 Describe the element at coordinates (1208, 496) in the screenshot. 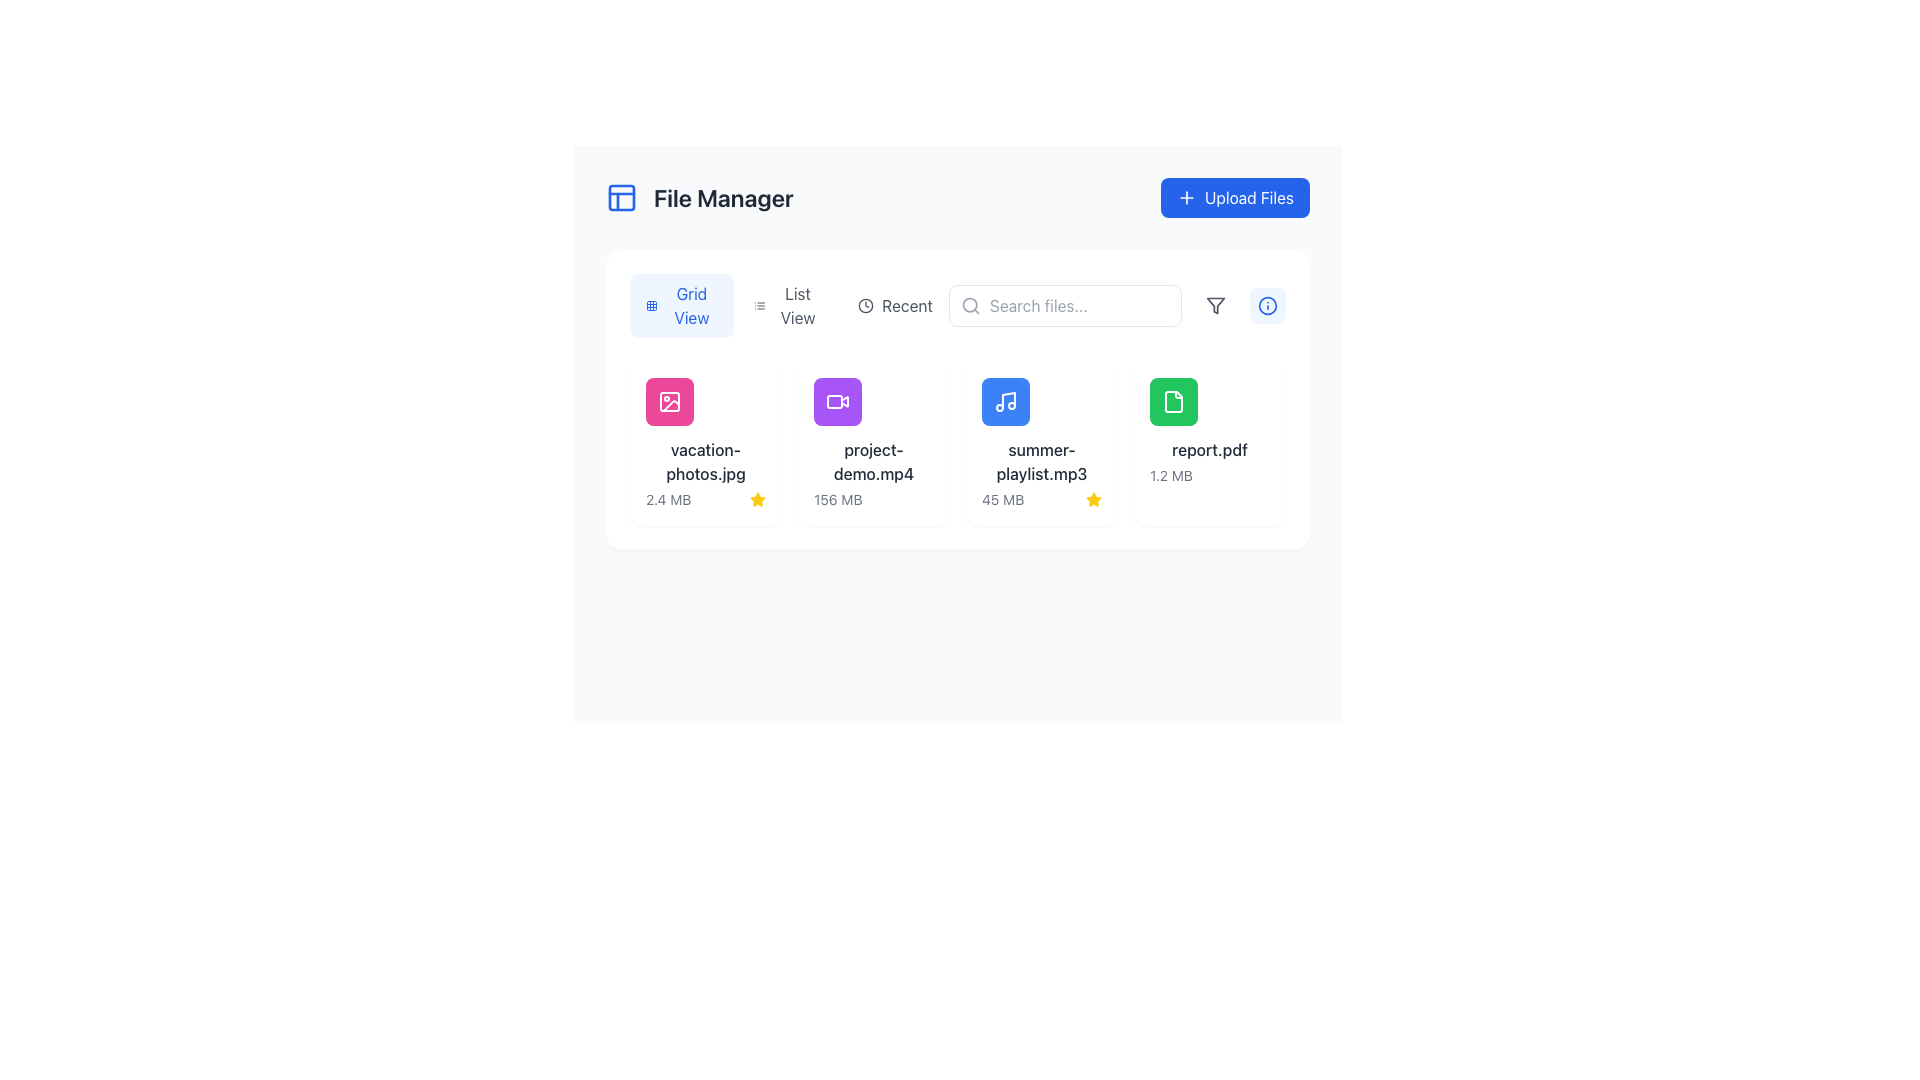

I see `the interactive share button located at the bottom-right of the file card labeled 'report.pdf'` at that location.